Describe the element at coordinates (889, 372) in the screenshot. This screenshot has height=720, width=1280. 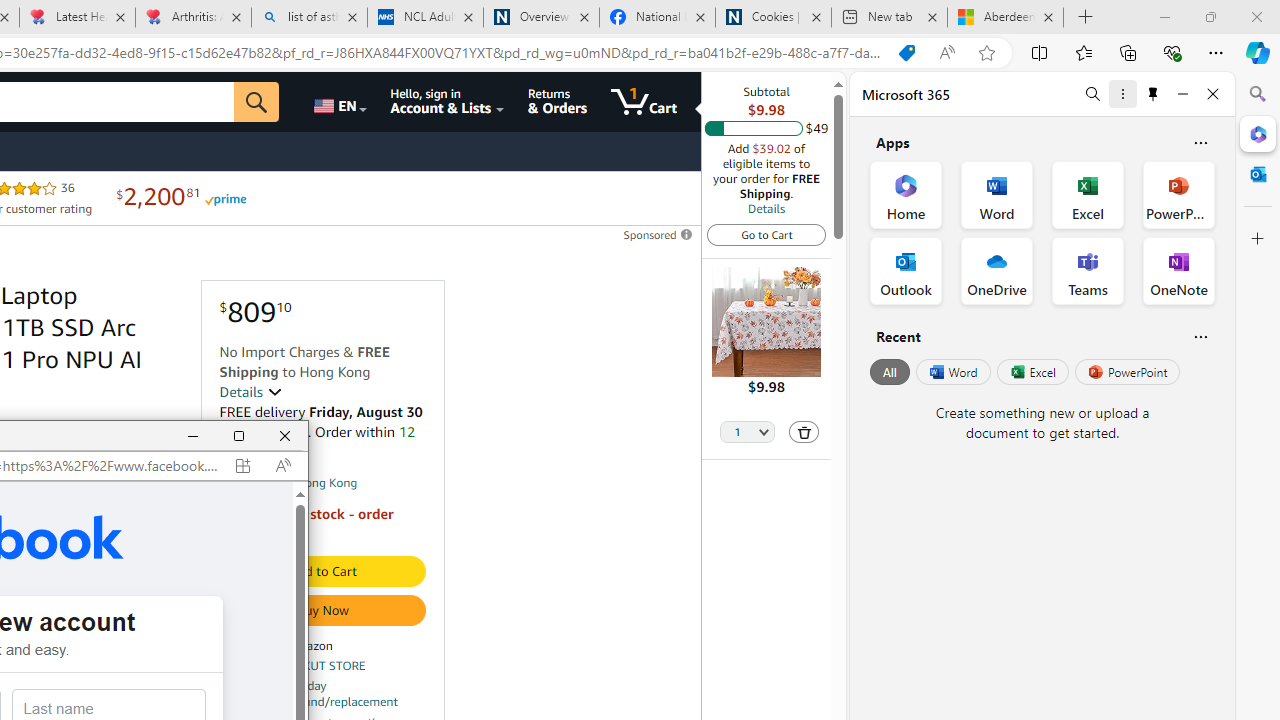
I see `'All'` at that location.